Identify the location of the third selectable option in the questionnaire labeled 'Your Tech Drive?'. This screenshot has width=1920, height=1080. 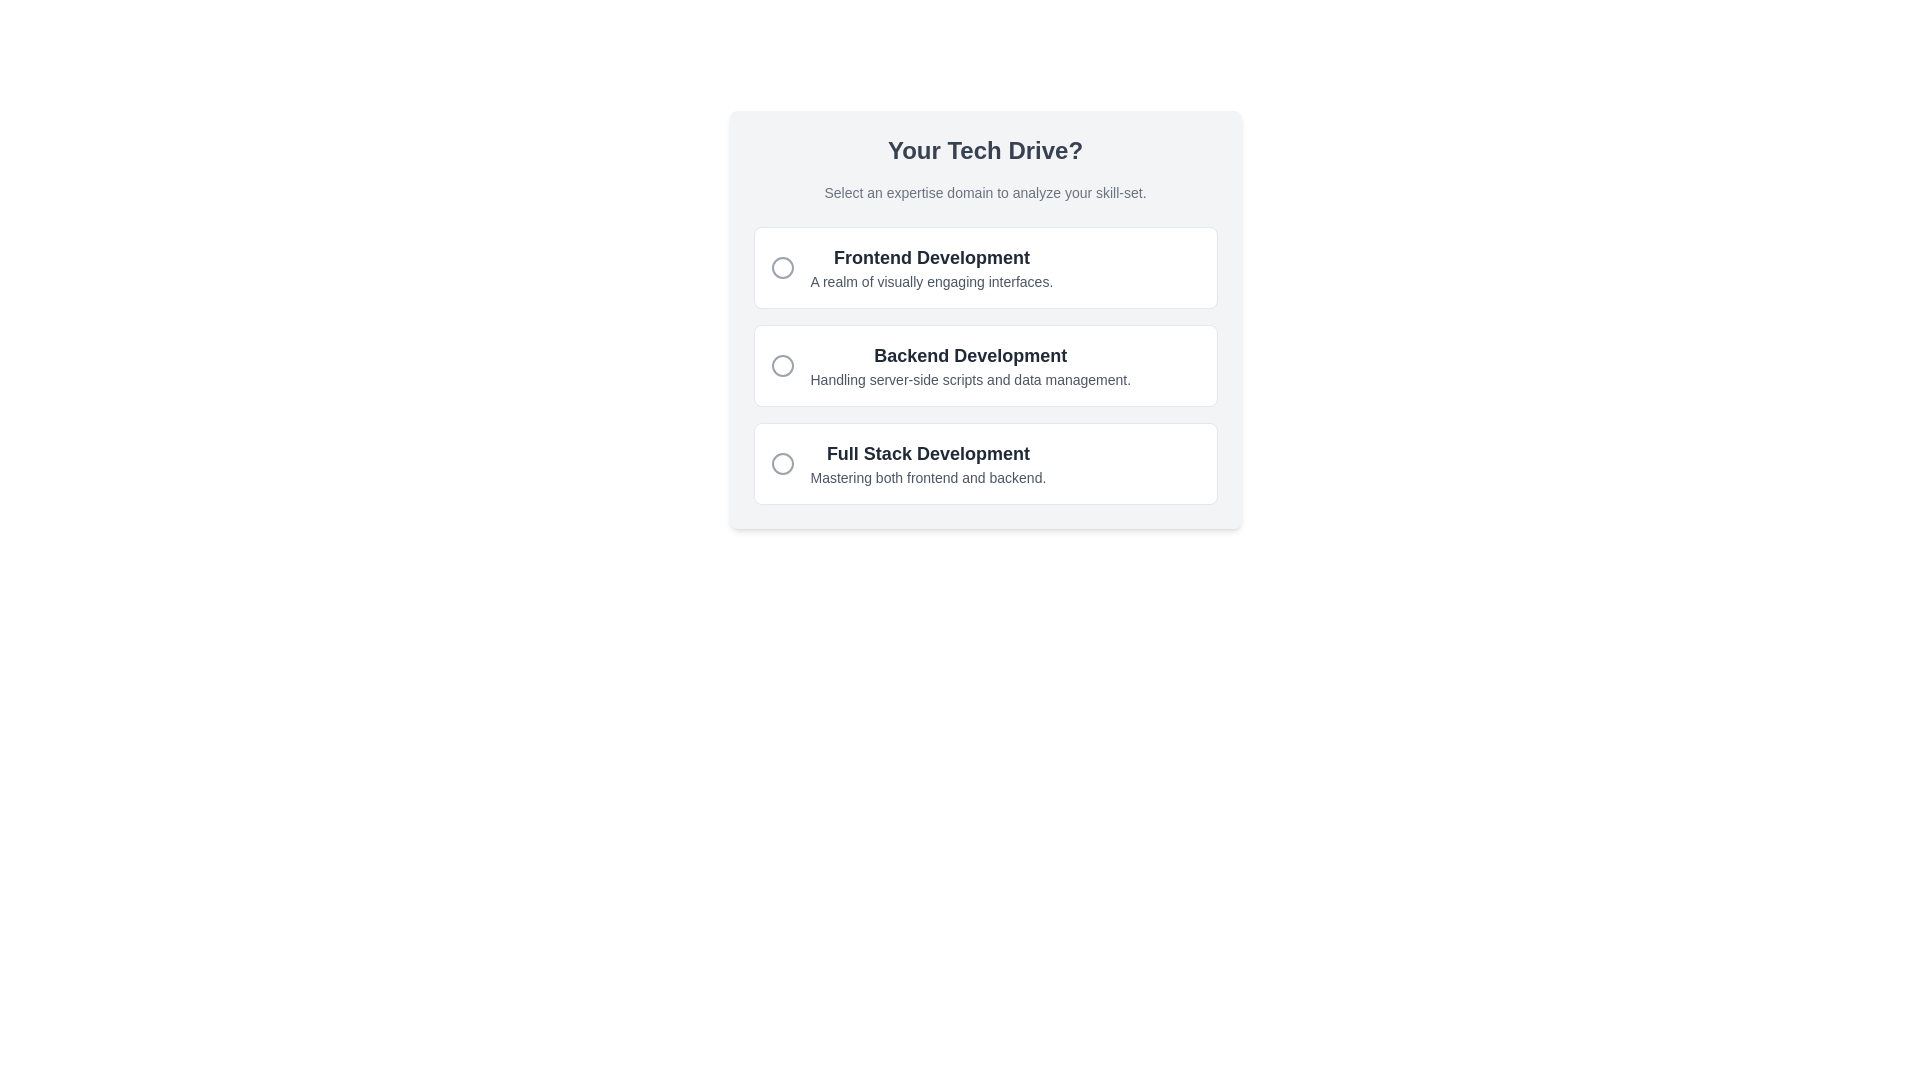
(927, 463).